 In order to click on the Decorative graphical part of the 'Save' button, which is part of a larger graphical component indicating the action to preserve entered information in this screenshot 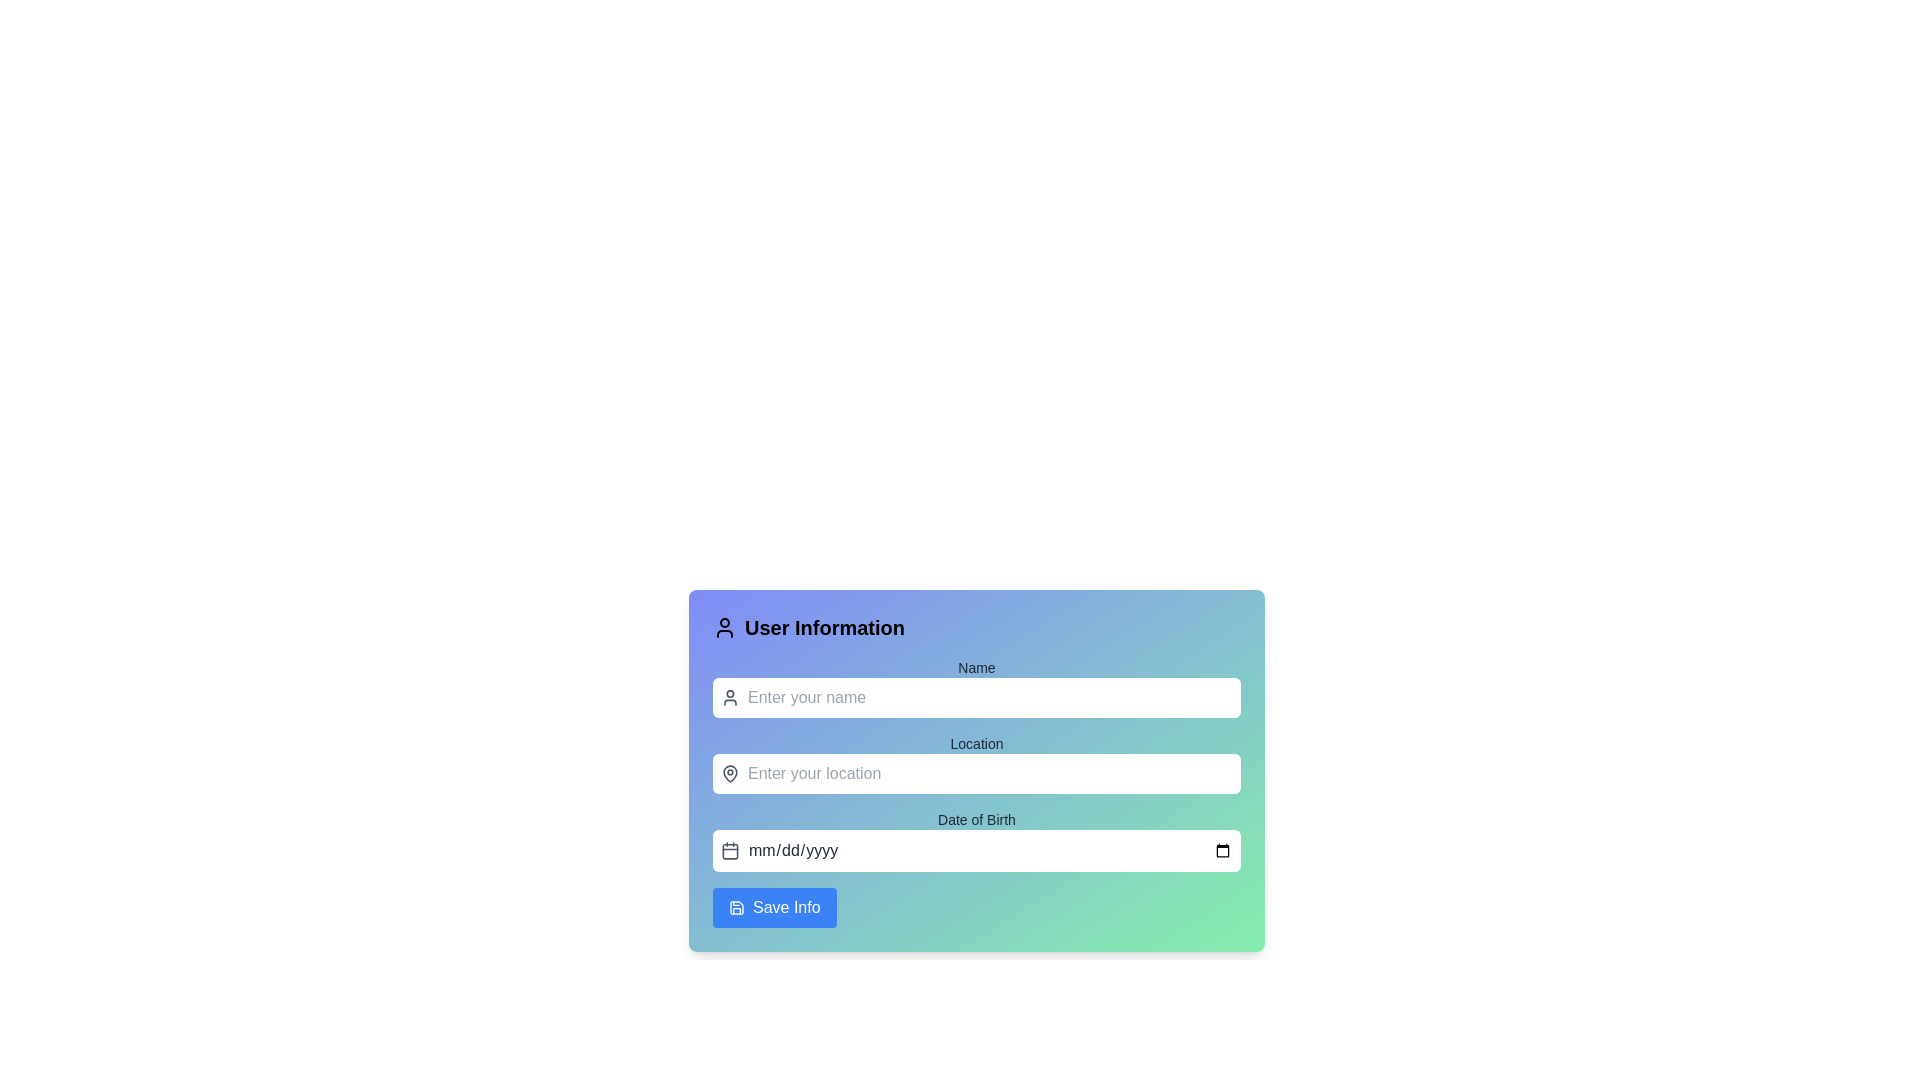, I will do `click(736, 907)`.